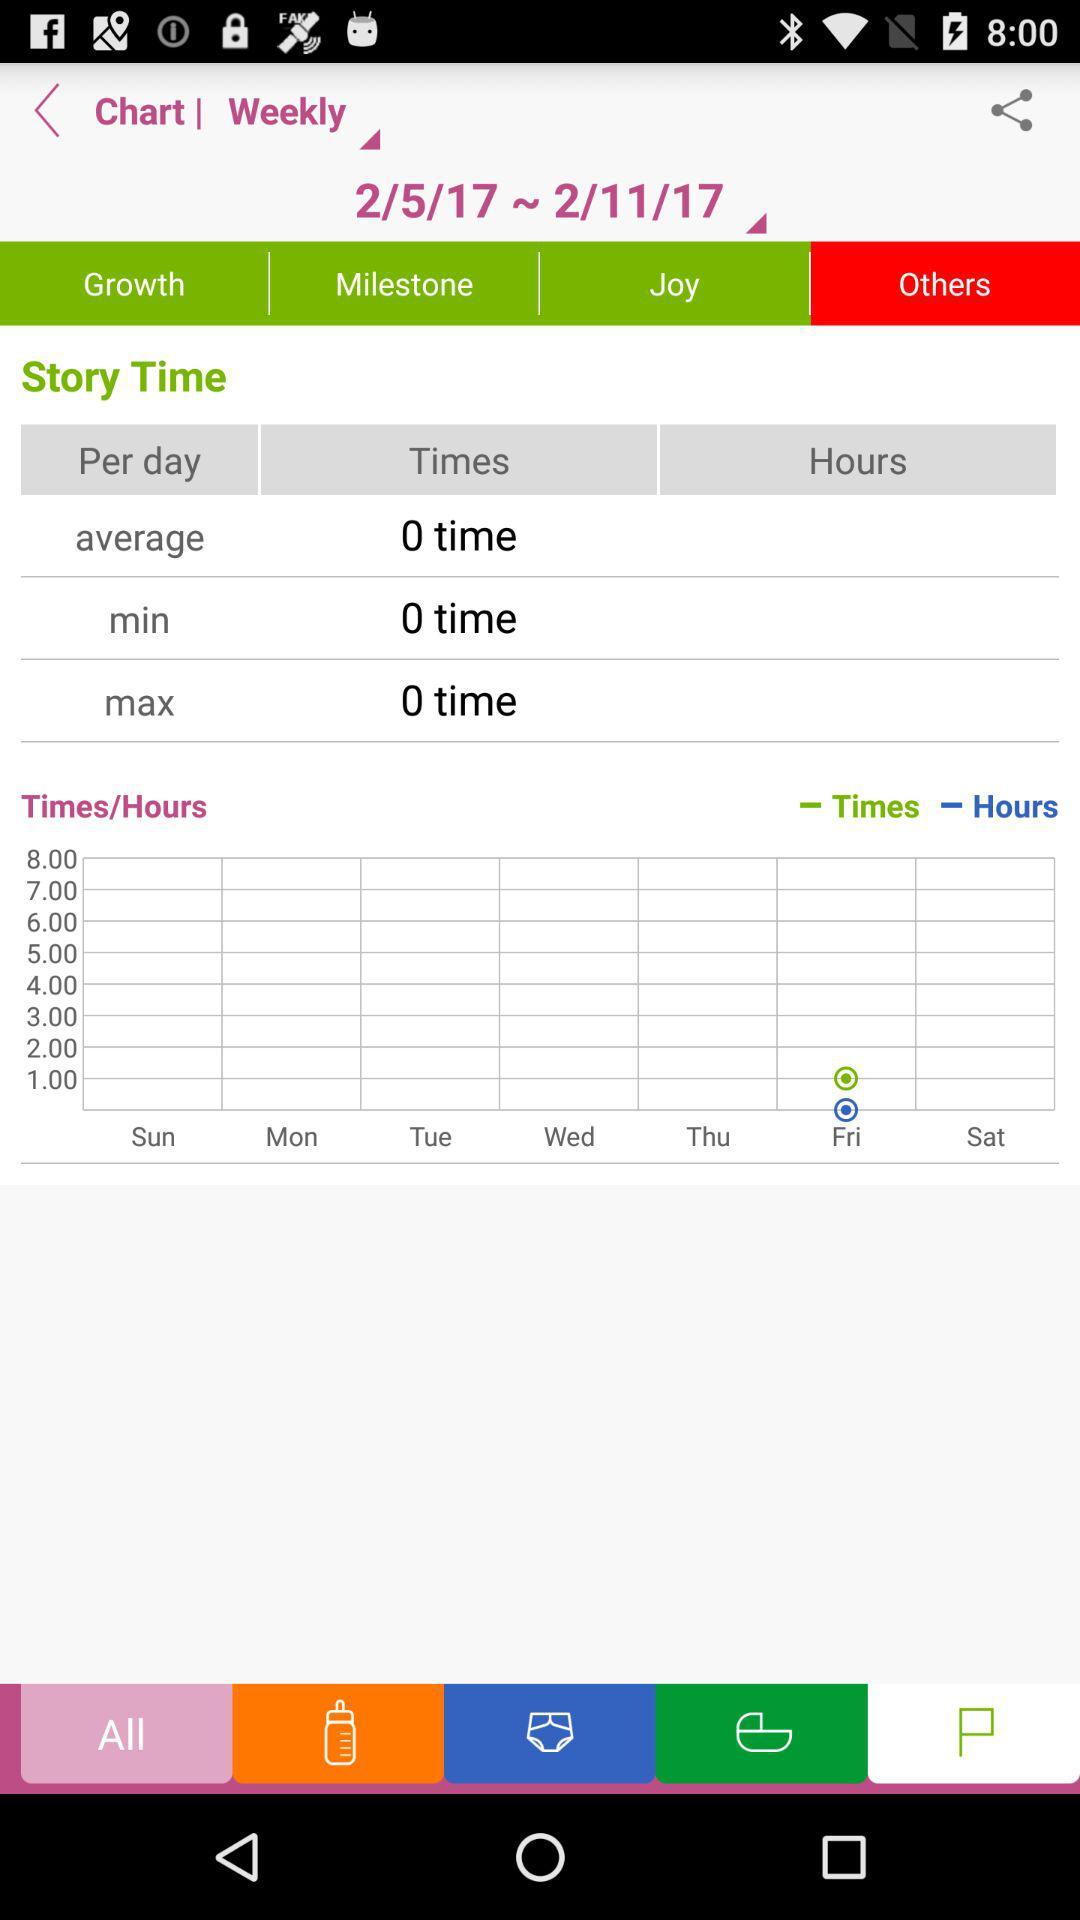  What do you see at coordinates (1022, 109) in the screenshot?
I see `share the article` at bounding box center [1022, 109].